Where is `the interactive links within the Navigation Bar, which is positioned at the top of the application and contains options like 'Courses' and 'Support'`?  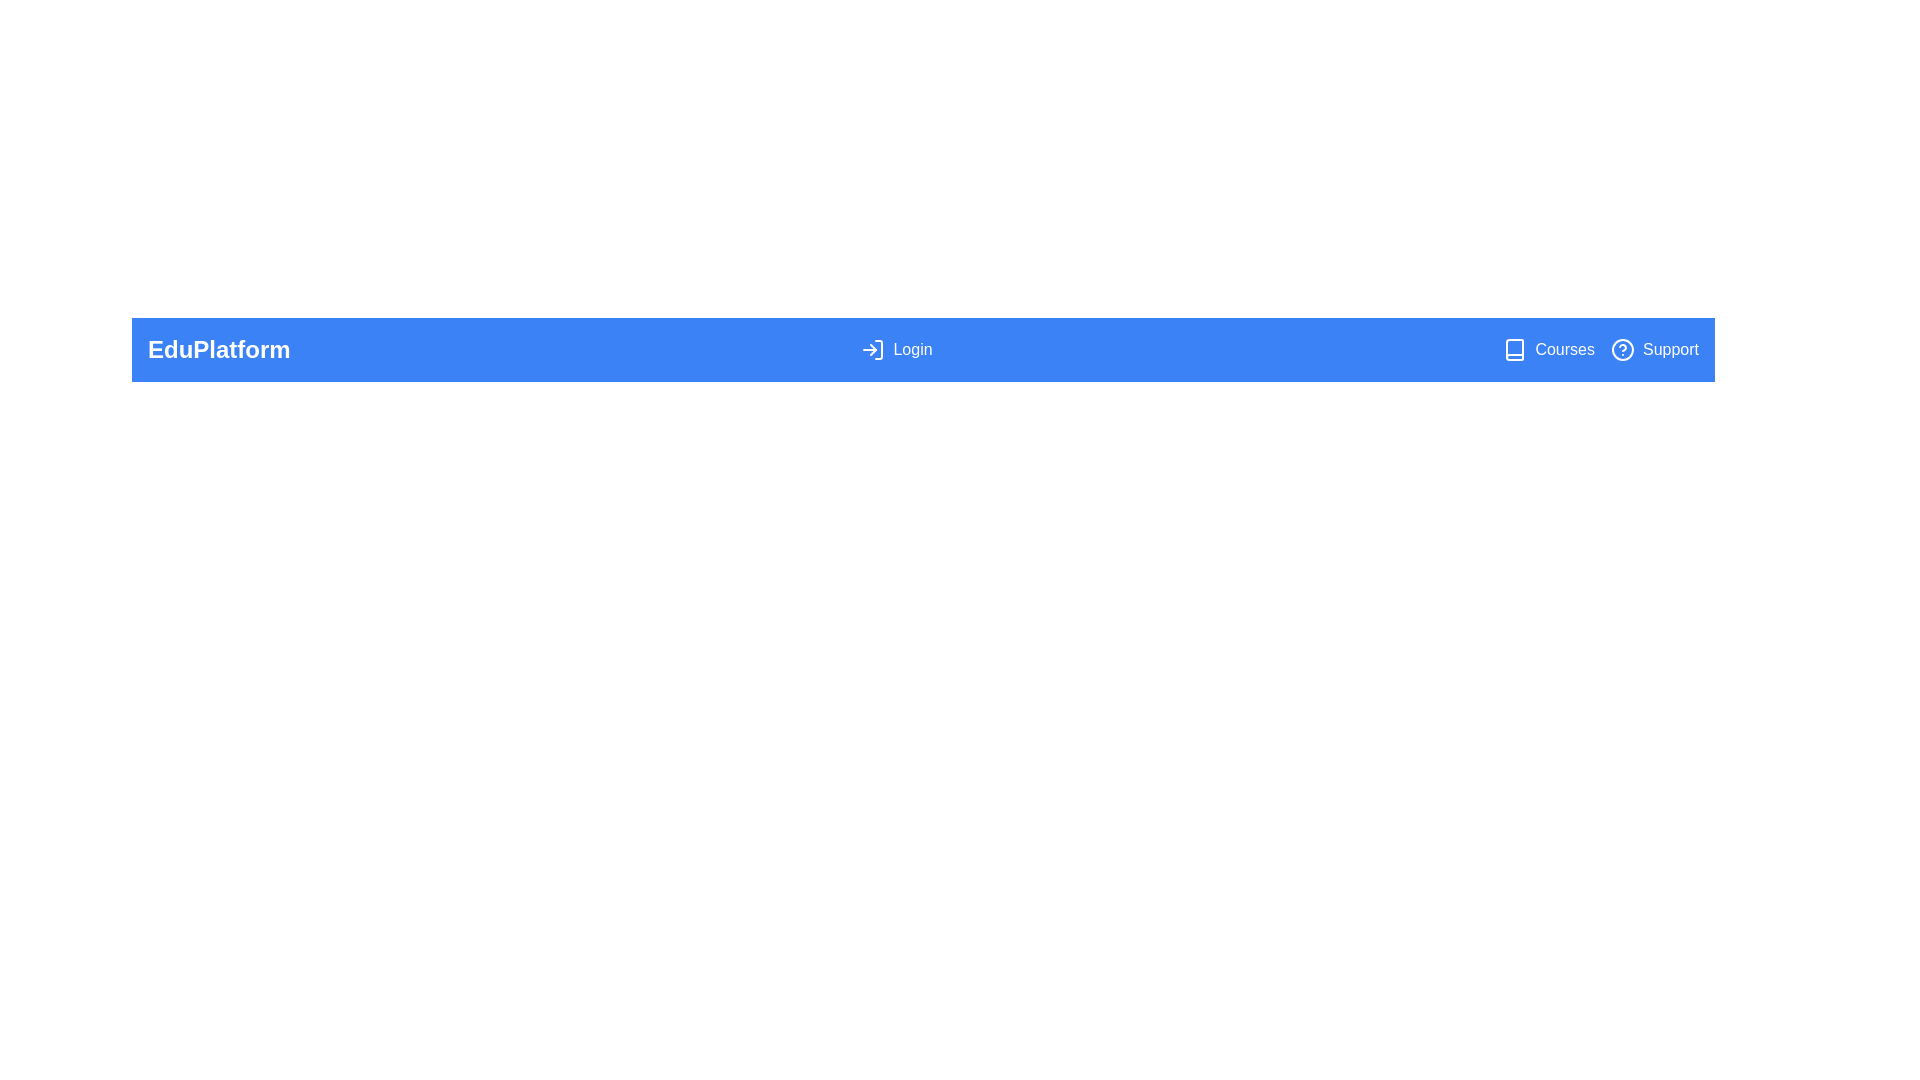 the interactive links within the Navigation Bar, which is positioned at the top of the application and contains options like 'Courses' and 'Support' is located at coordinates (922, 349).